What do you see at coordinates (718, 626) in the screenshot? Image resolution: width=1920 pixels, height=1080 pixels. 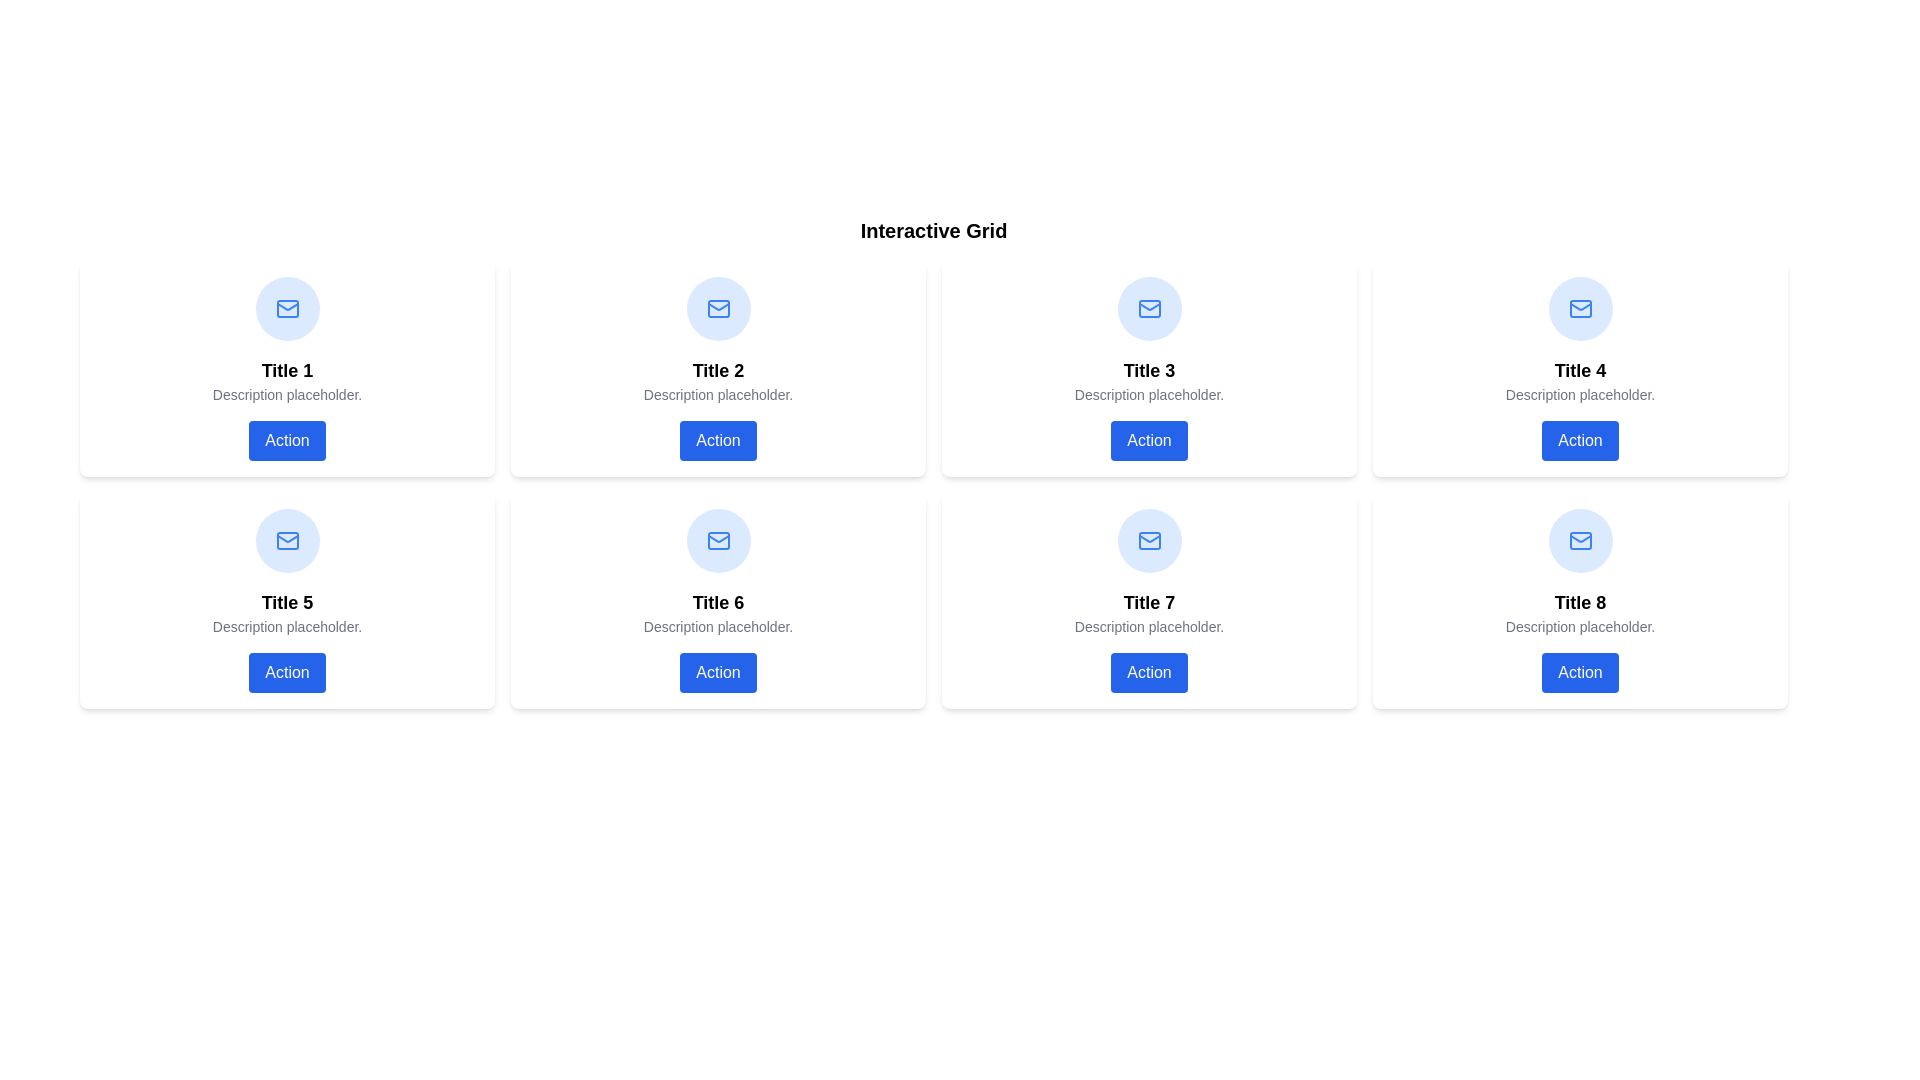 I see `static text description located centrally within the card labeled 'Title 6', positioned below the title and above the button labeled 'Action'` at bounding box center [718, 626].